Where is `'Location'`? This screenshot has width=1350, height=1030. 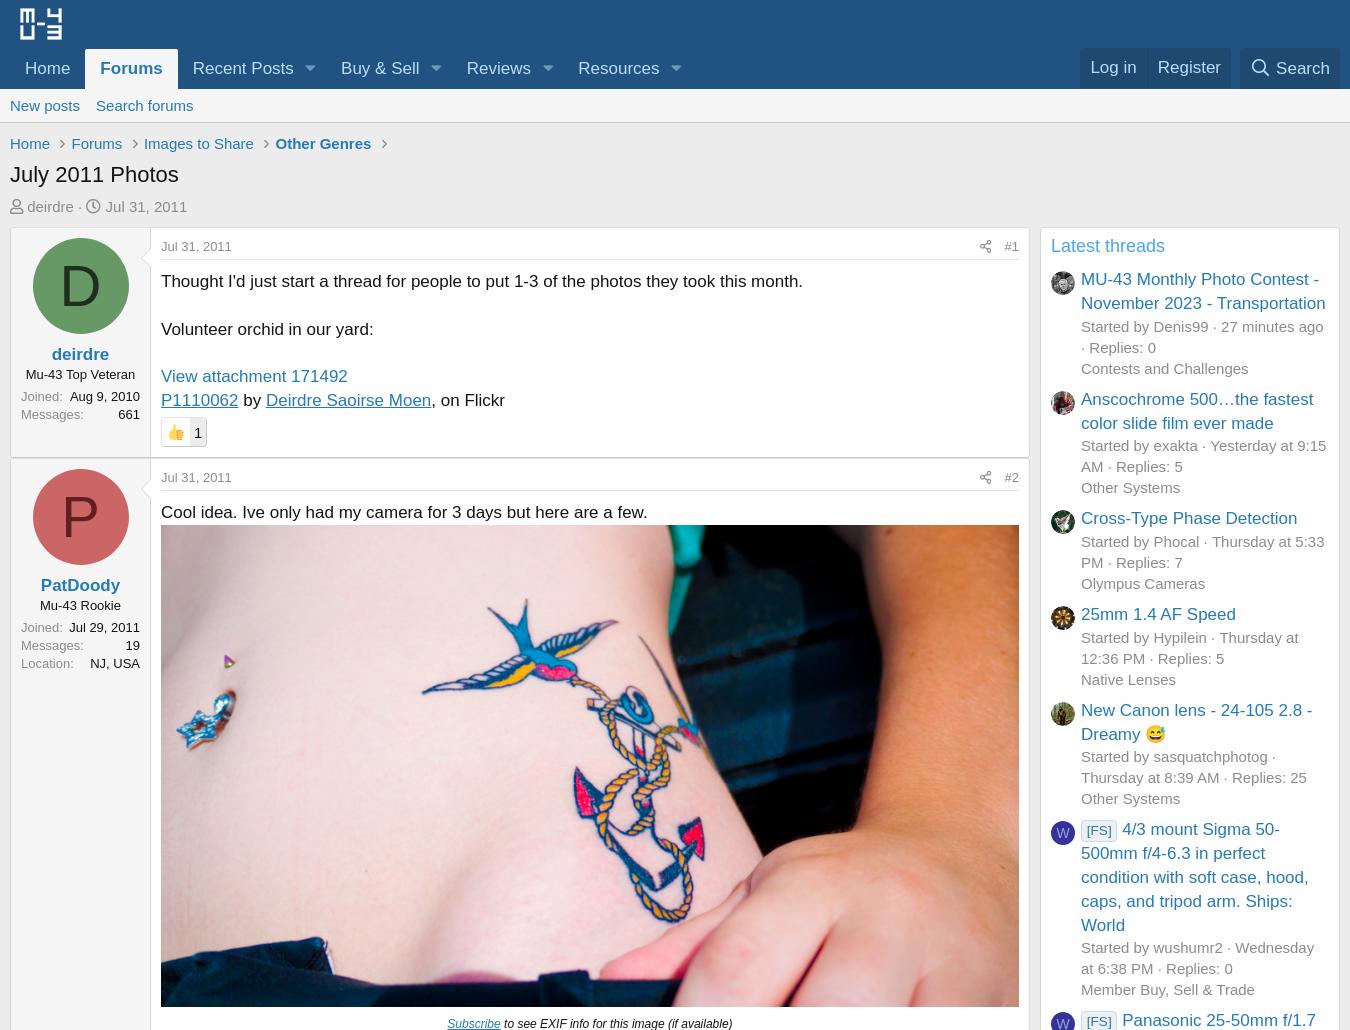 'Location' is located at coordinates (44, 661).